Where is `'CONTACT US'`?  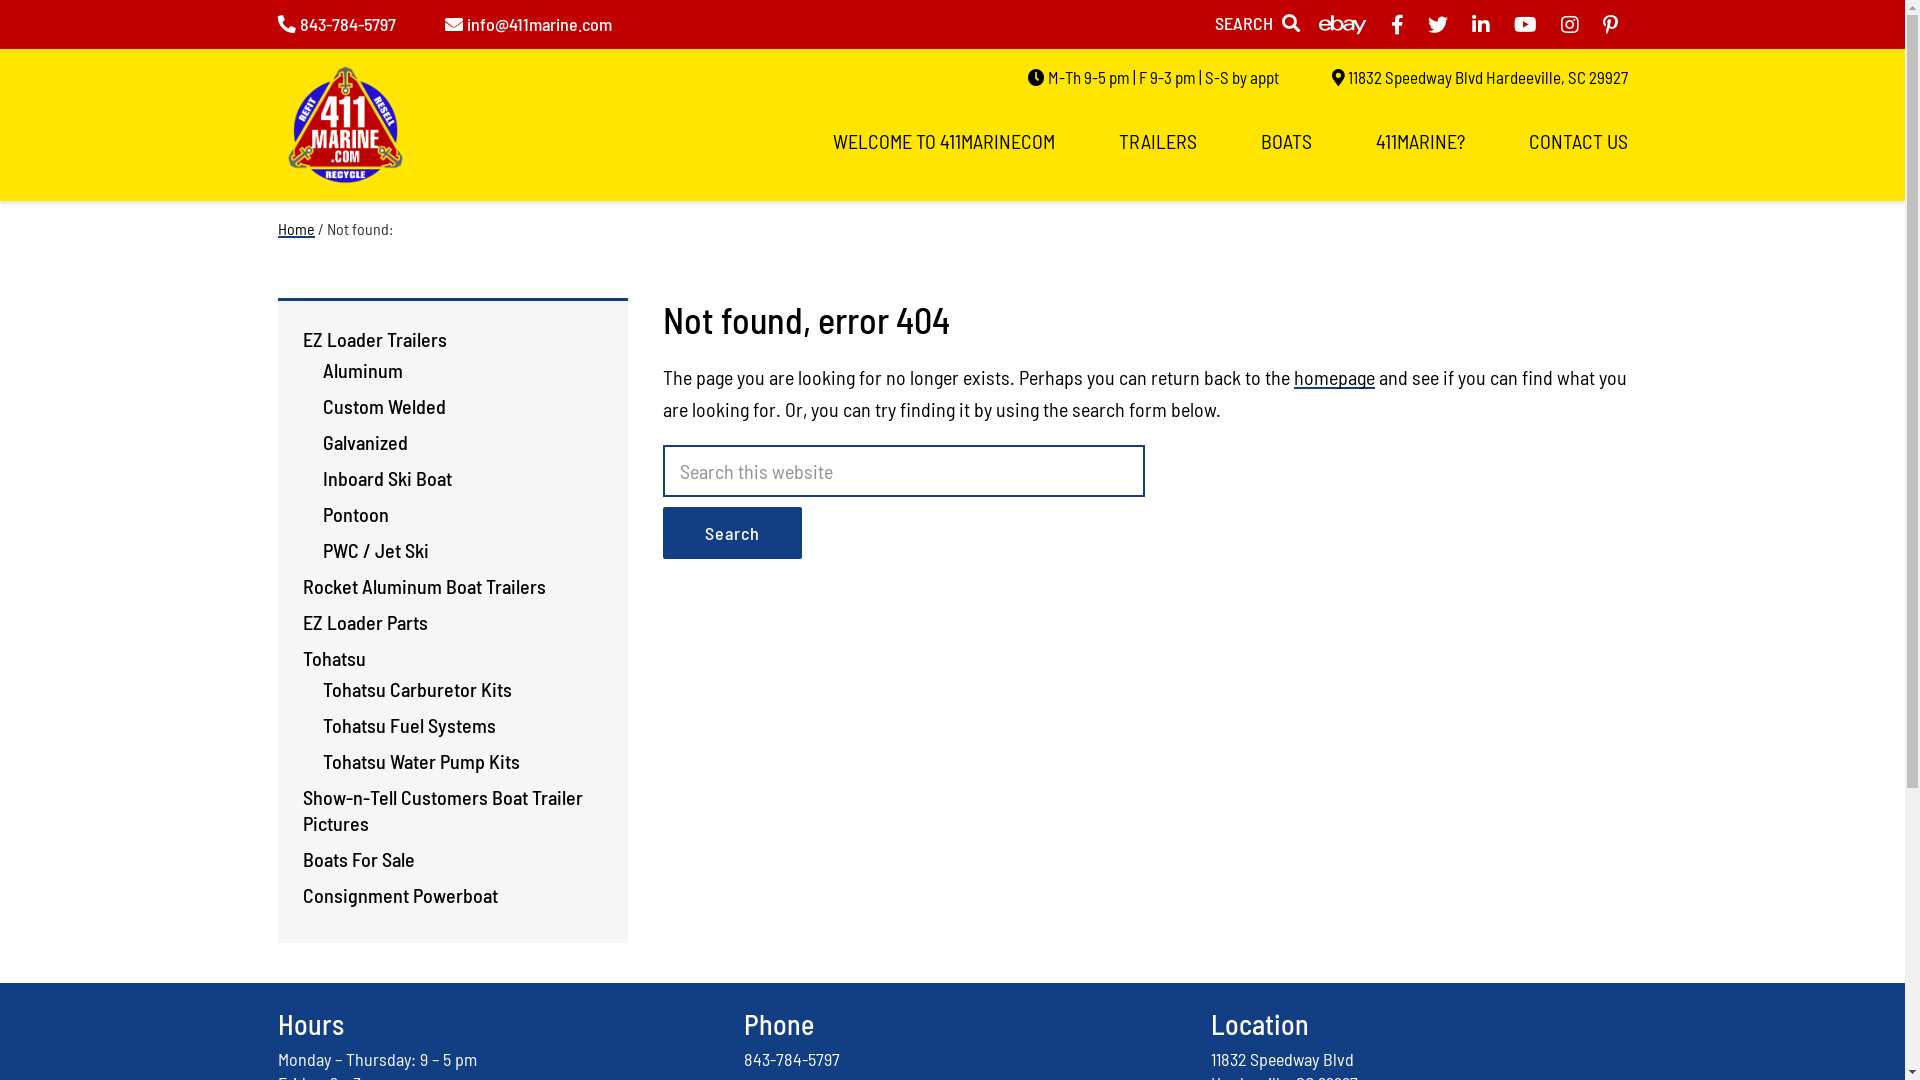
'CONTACT US' is located at coordinates (1576, 140).